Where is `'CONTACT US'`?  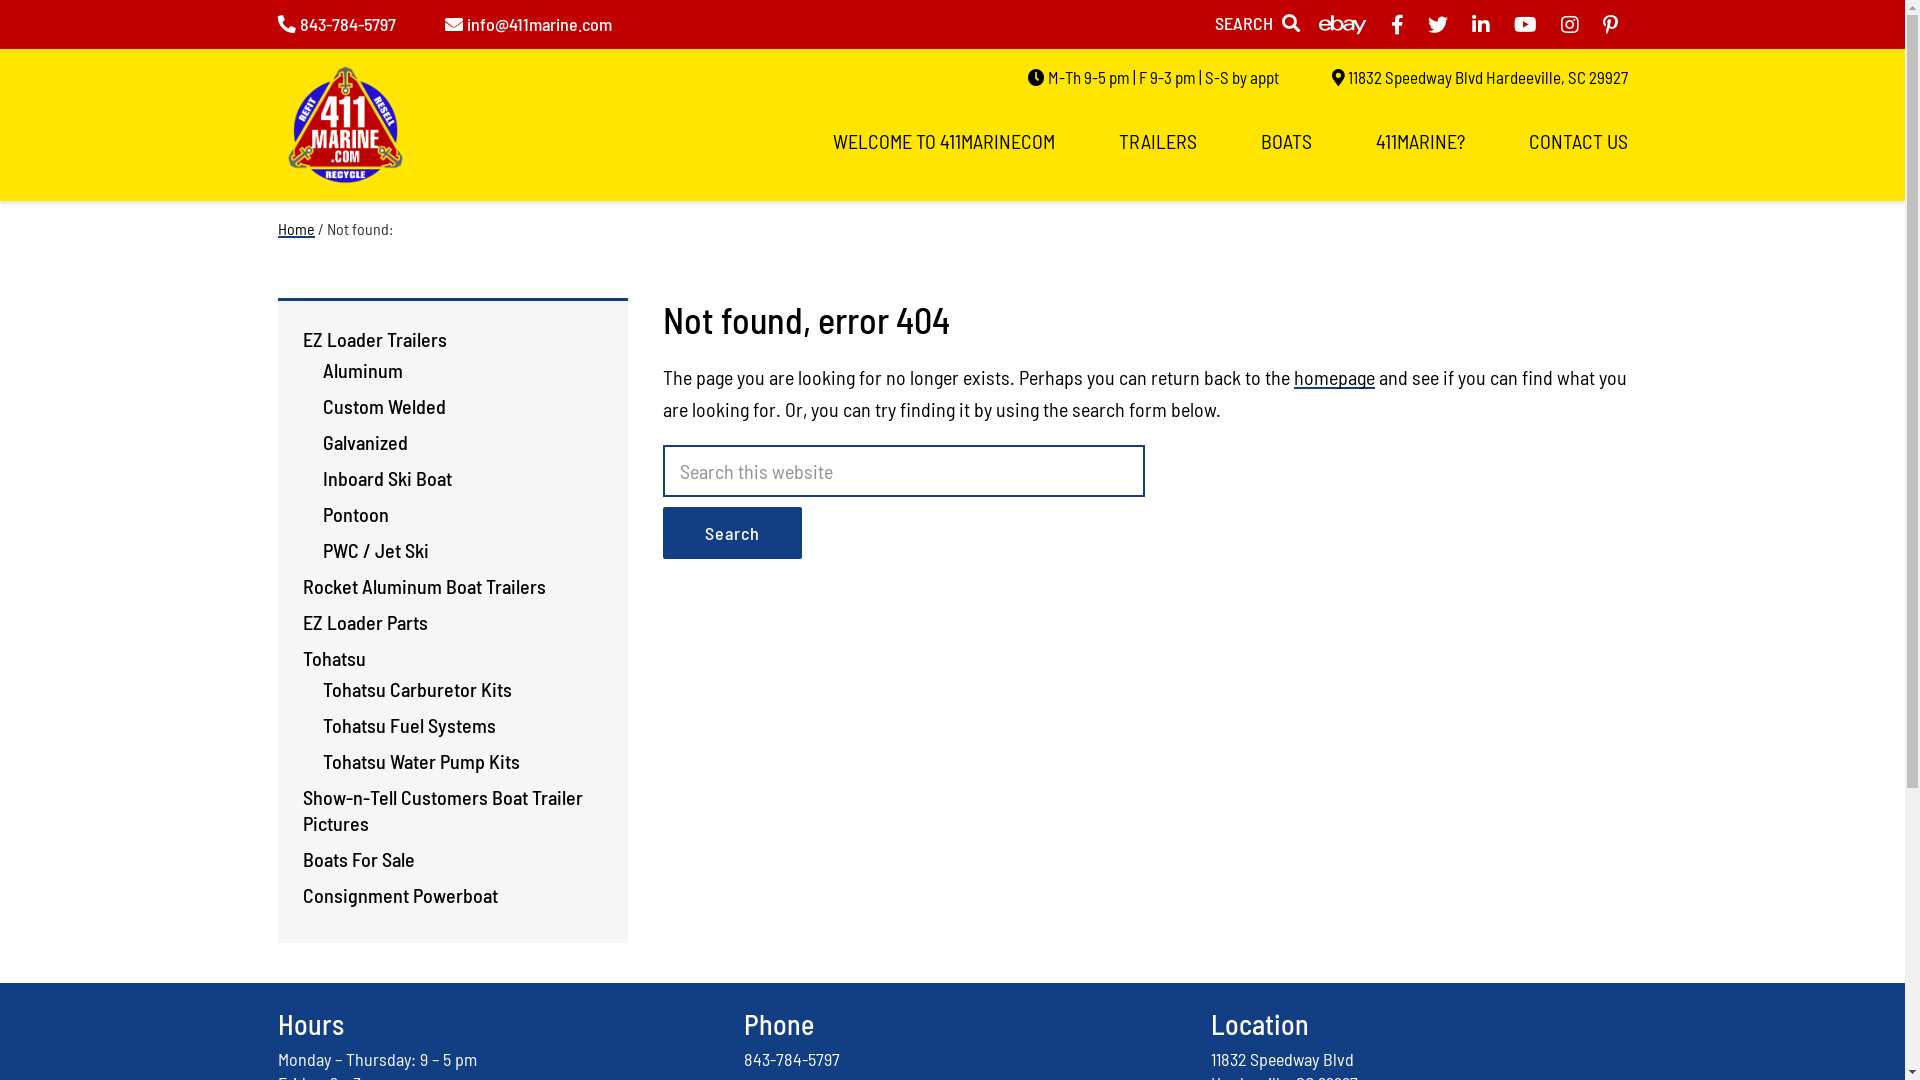
'CONTACT US' is located at coordinates (1576, 140).